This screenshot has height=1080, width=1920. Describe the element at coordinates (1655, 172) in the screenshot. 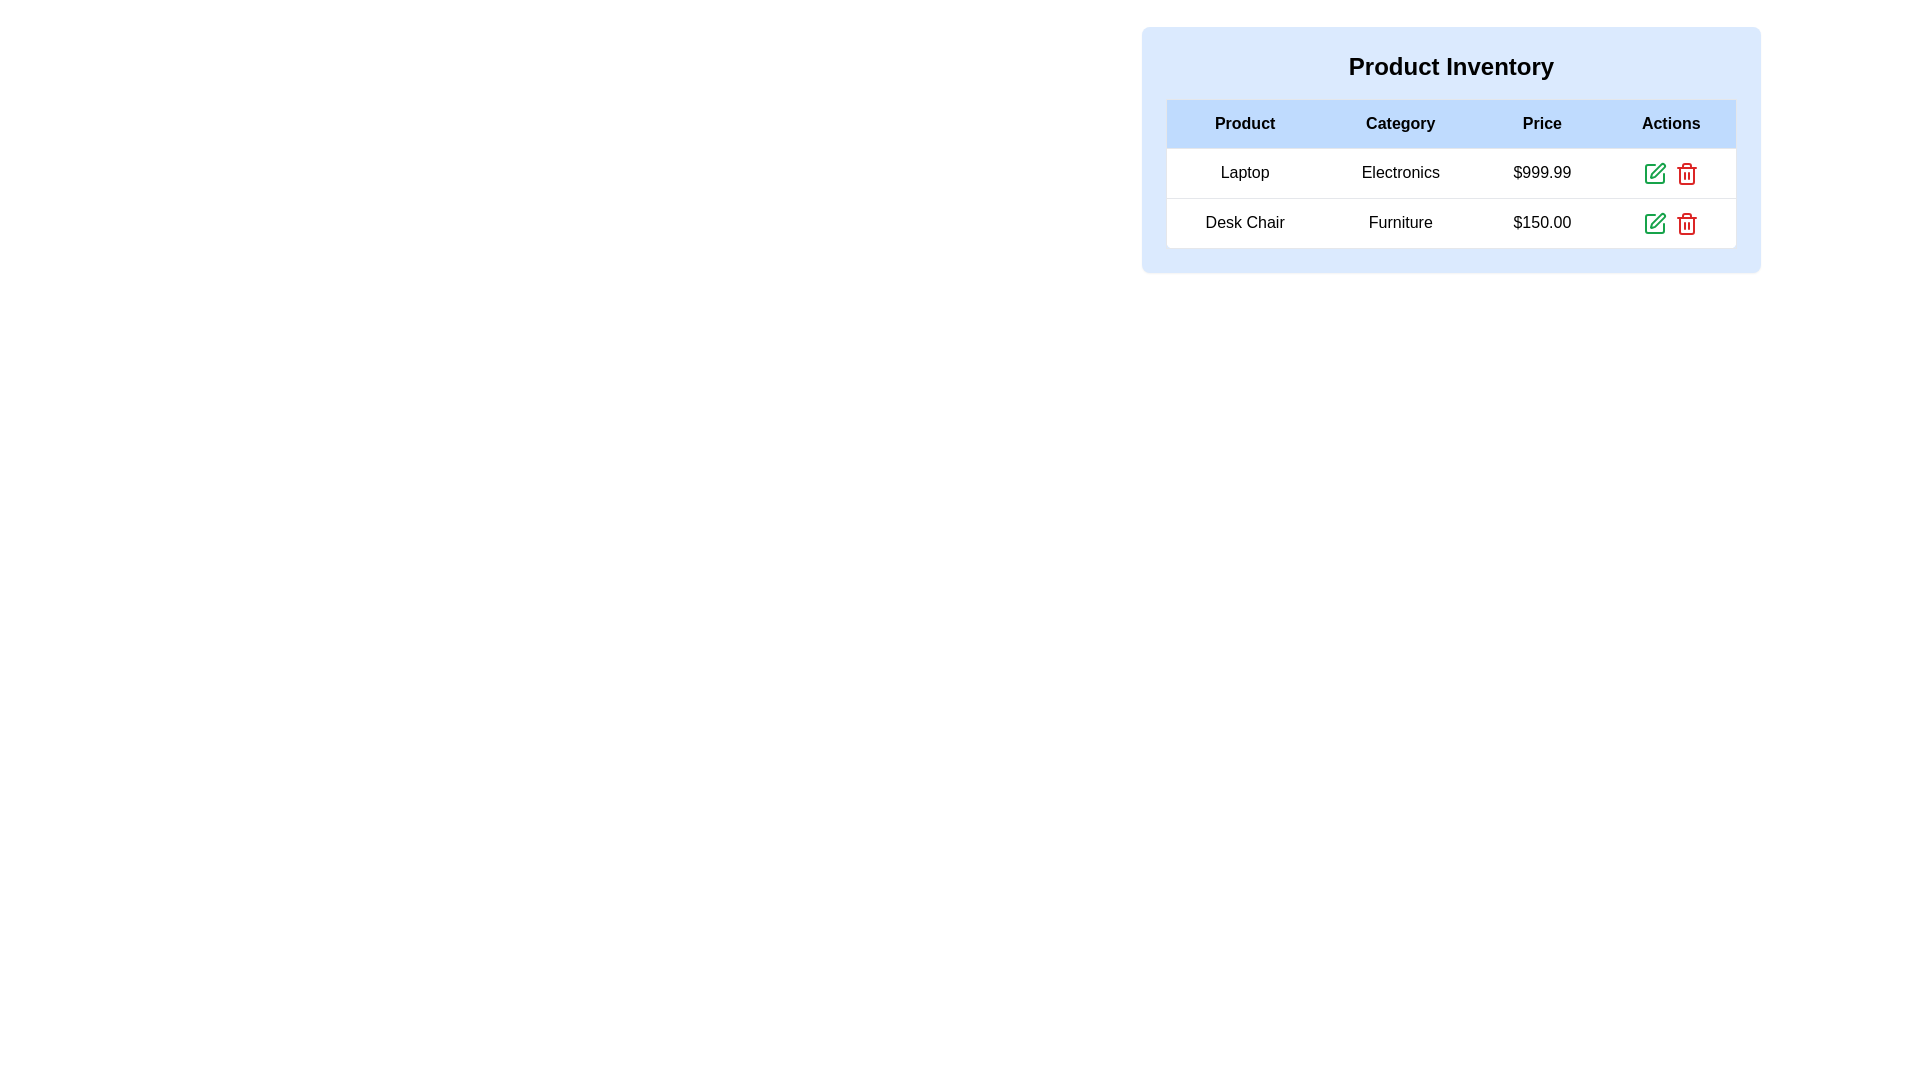

I see `the second action button icon in the 'Actions' column of the second row of the table, which is represented as a rounded square` at that location.